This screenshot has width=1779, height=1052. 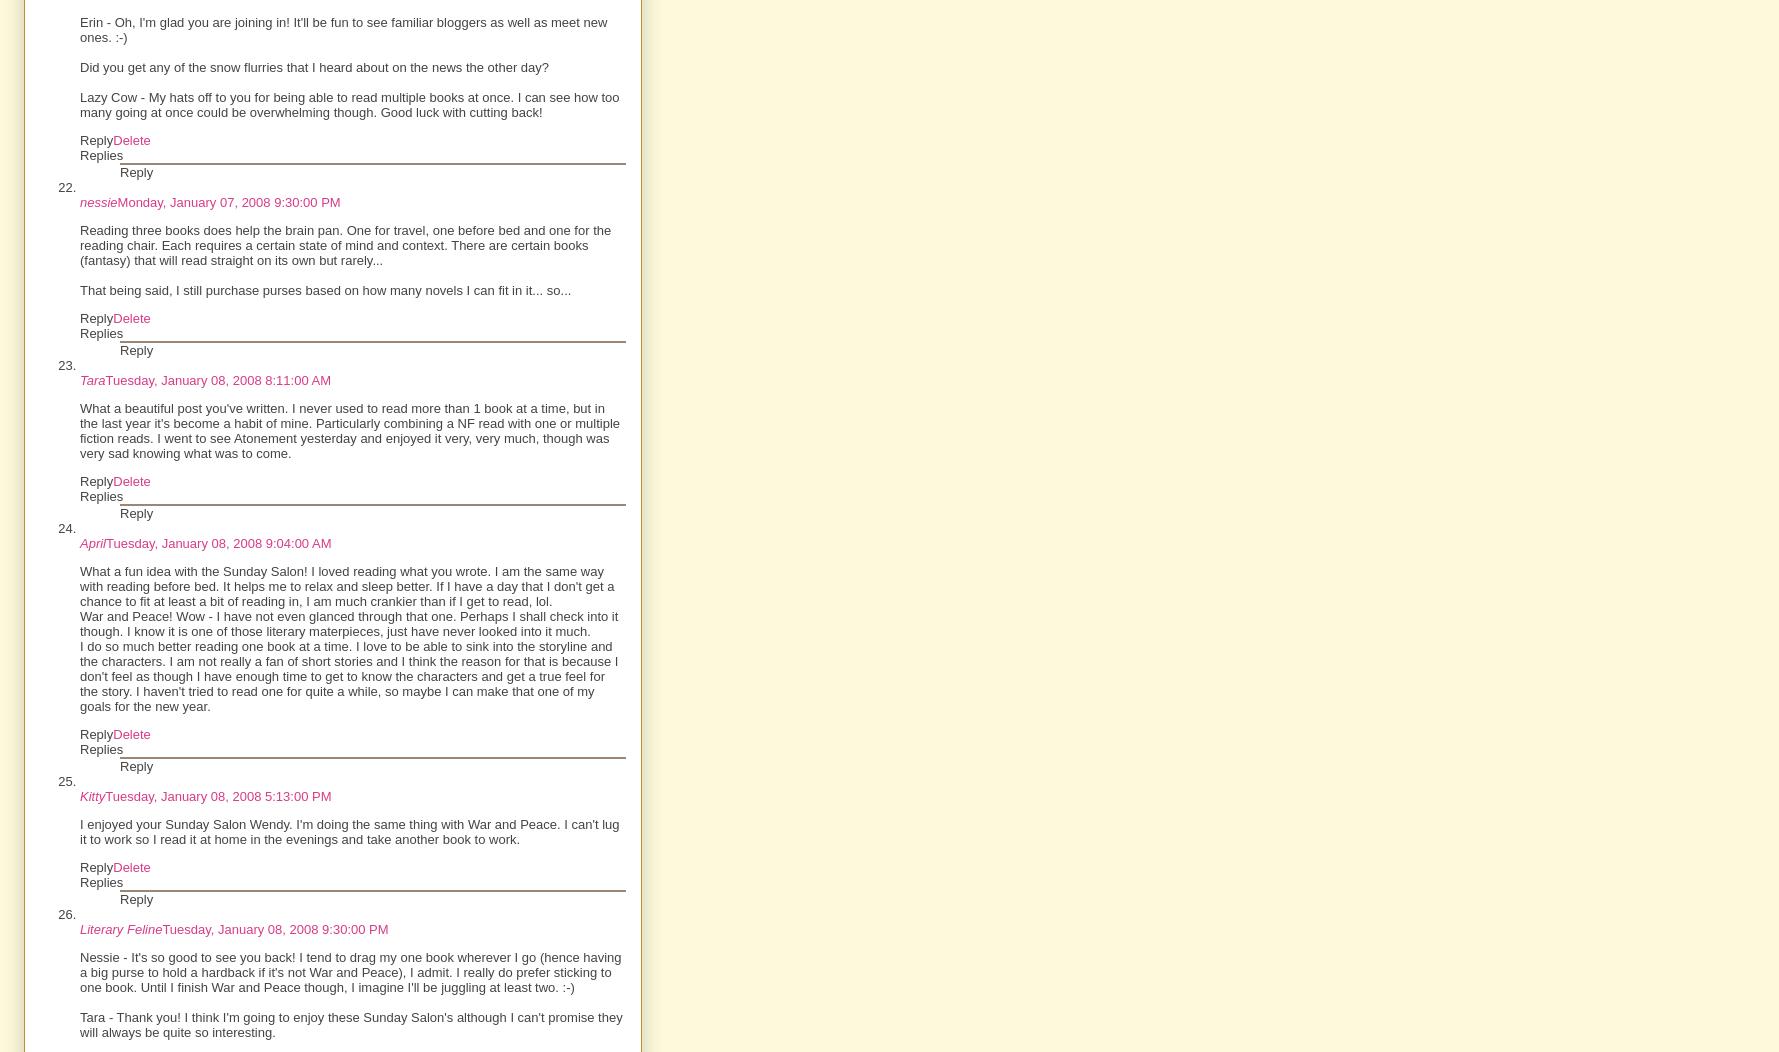 What do you see at coordinates (79, 832) in the screenshot?
I see `'I enjoyed your Sunday Salon Wendy. I'm doing the same thing with War and Peace.  I can't lug it to work so I read it at home in the evenings and take another book to work.'` at bounding box center [79, 832].